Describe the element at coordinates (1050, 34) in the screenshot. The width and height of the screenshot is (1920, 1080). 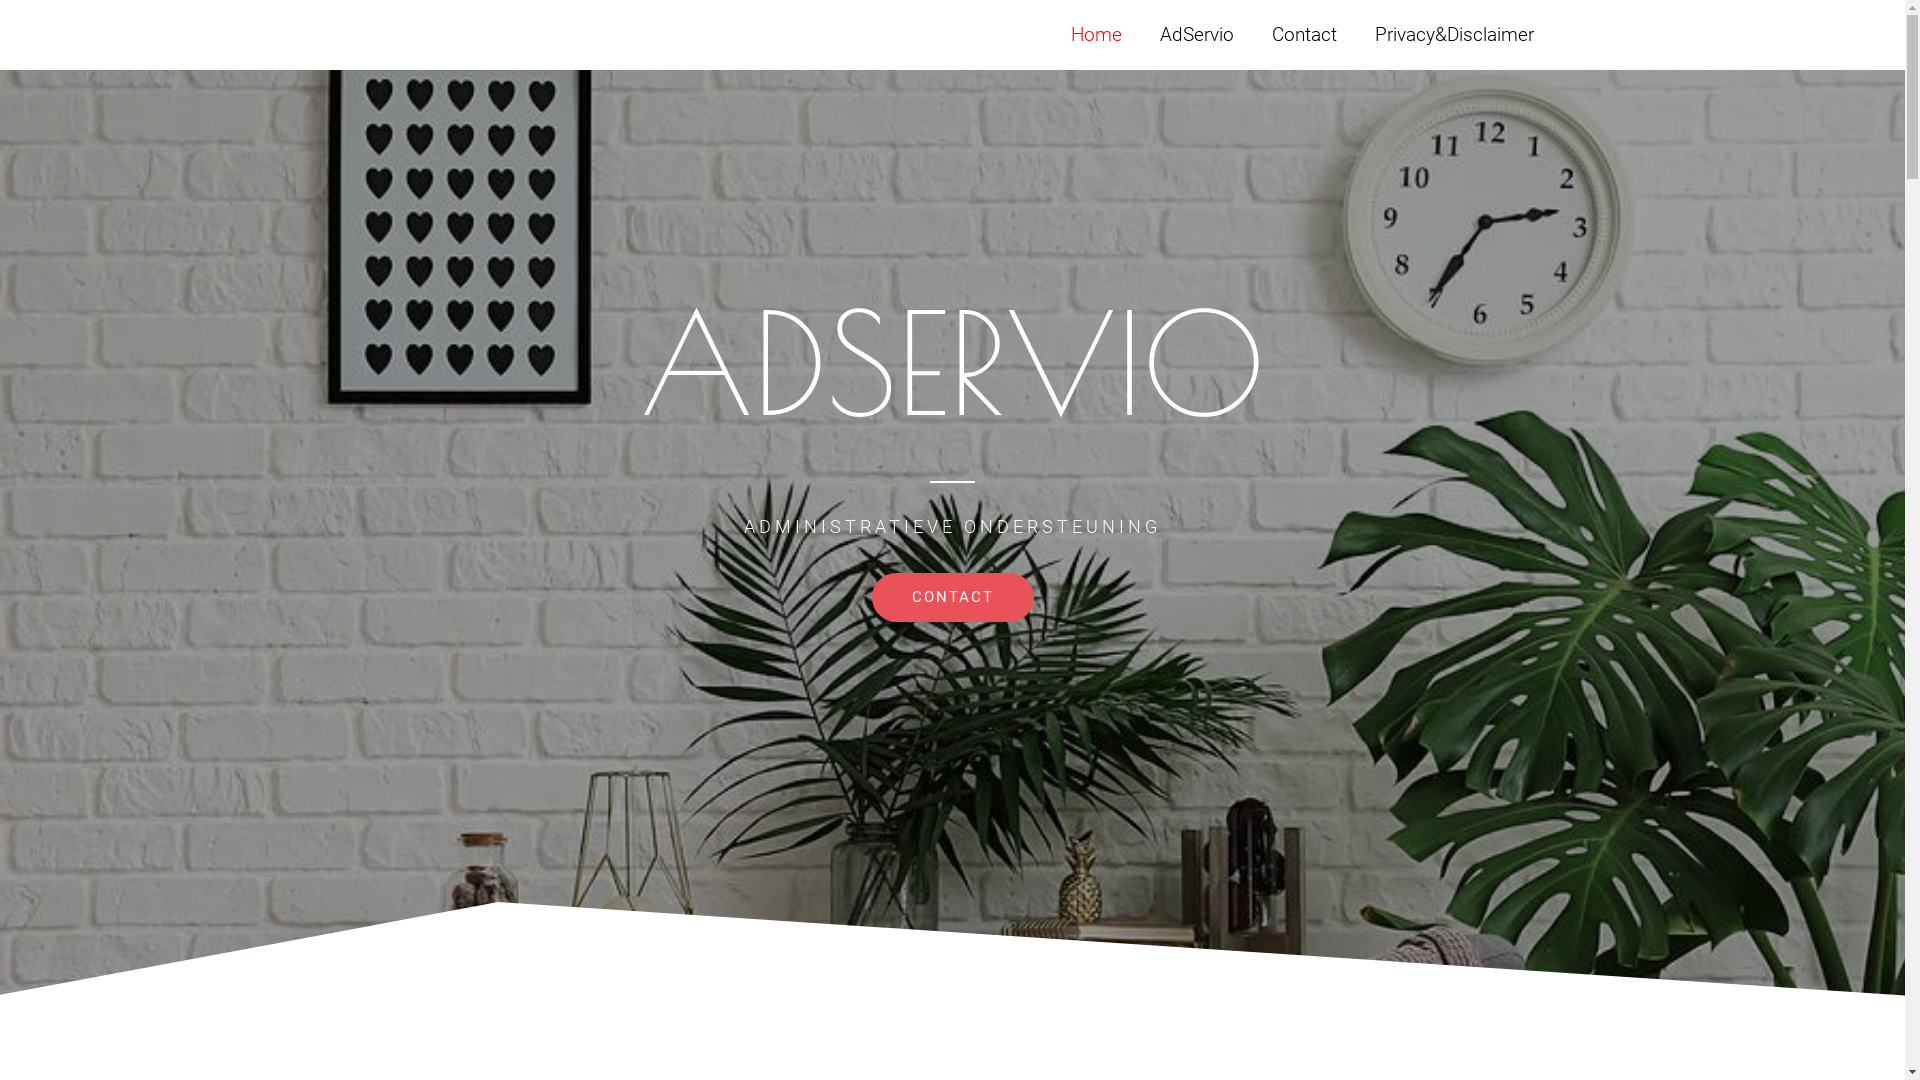
I see `'Home'` at that location.